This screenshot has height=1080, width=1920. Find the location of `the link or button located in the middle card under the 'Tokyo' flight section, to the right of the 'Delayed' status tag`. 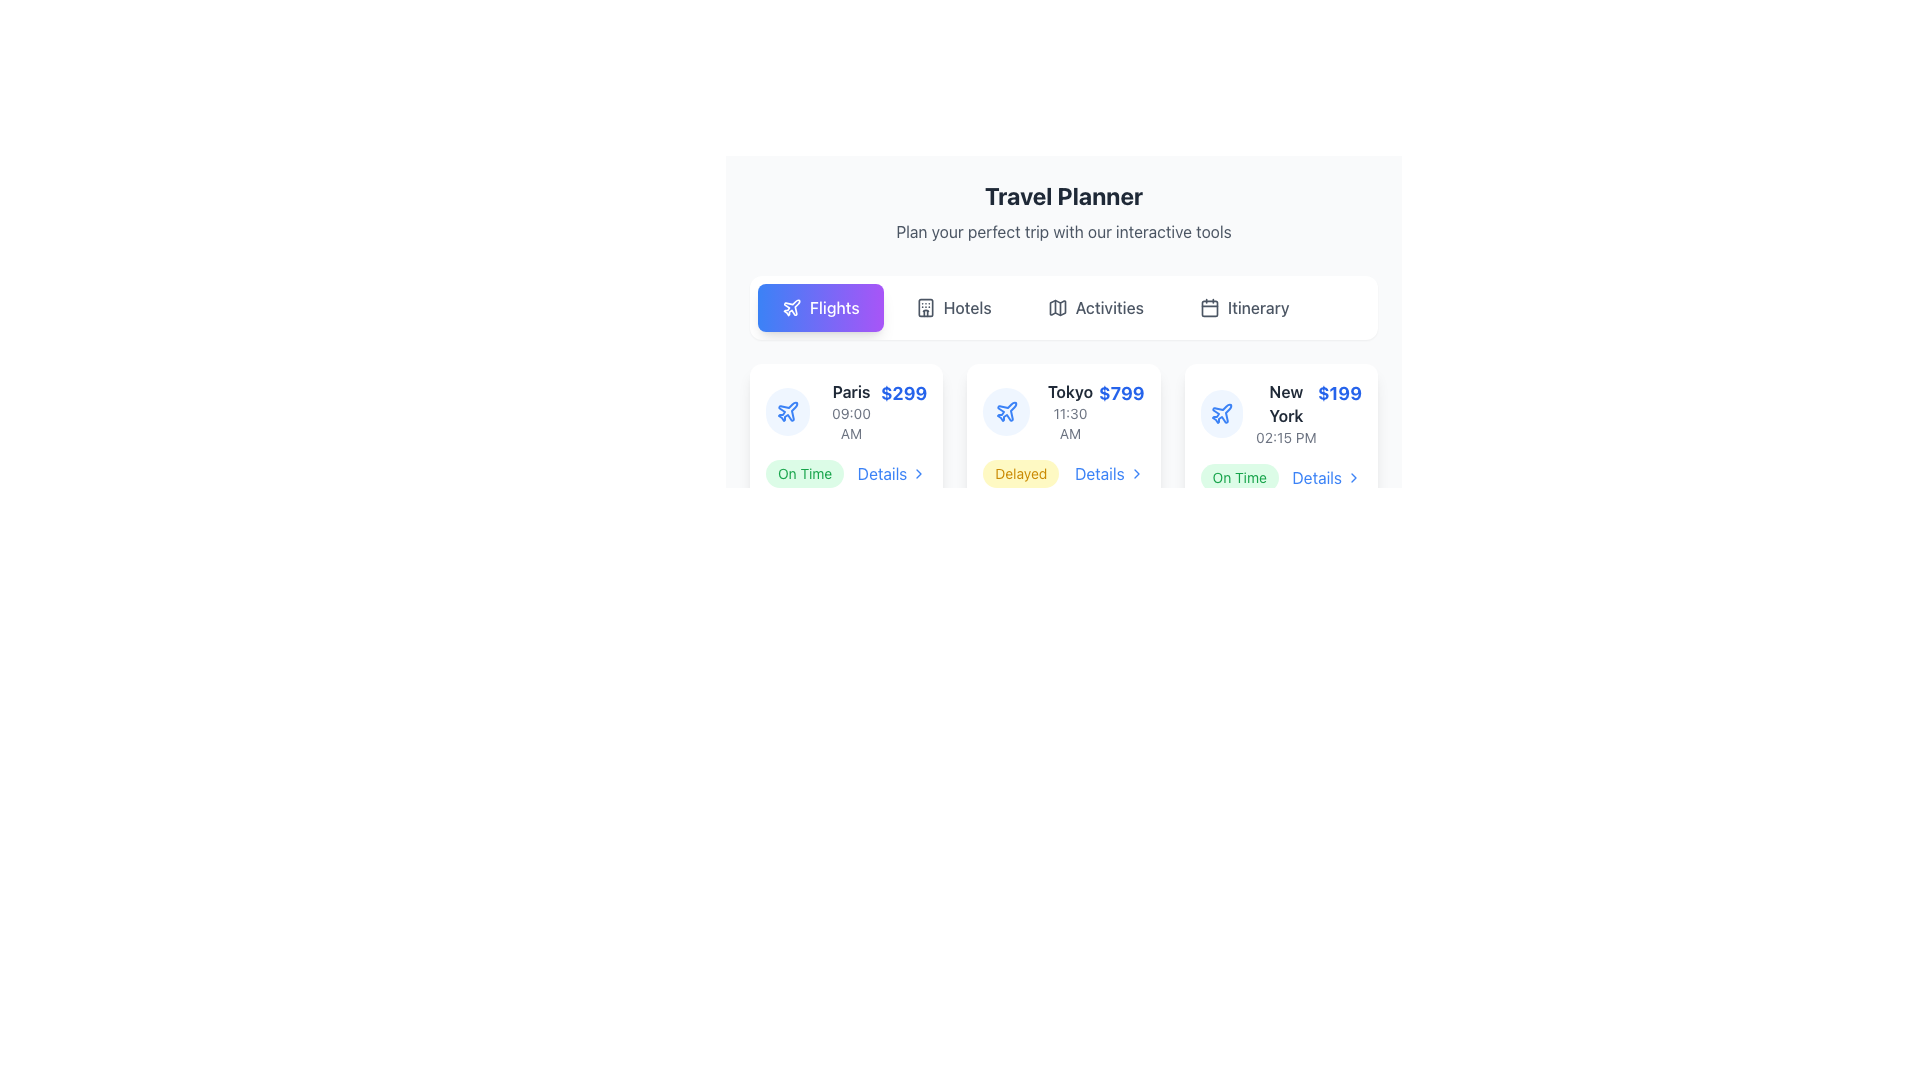

the link or button located in the middle card under the 'Tokyo' flight section, to the right of the 'Delayed' status tag is located at coordinates (1108, 474).